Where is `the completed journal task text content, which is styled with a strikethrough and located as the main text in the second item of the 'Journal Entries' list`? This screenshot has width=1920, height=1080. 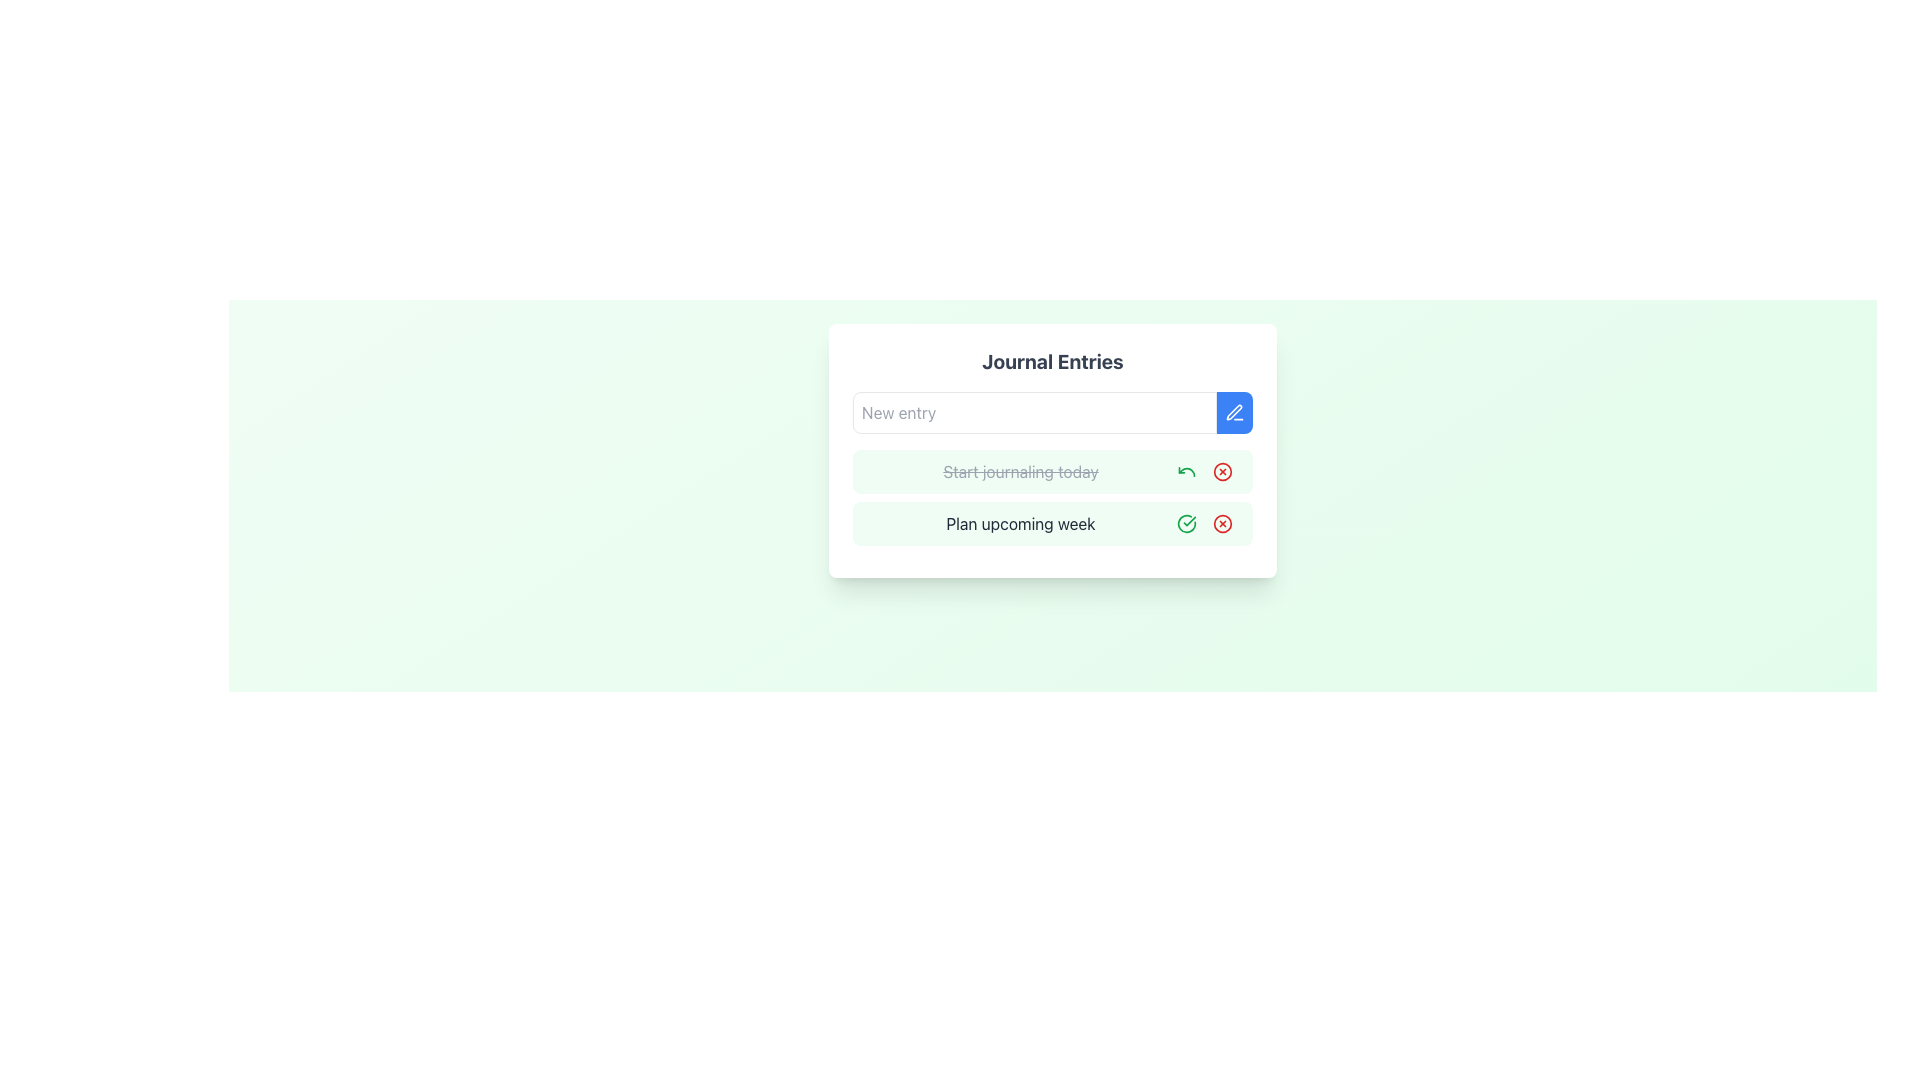 the completed journal task text content, which is styled with a strikethrough and located as the main text in the second item of the 'Journal Entries' list is located at coordinates (1021, 471).